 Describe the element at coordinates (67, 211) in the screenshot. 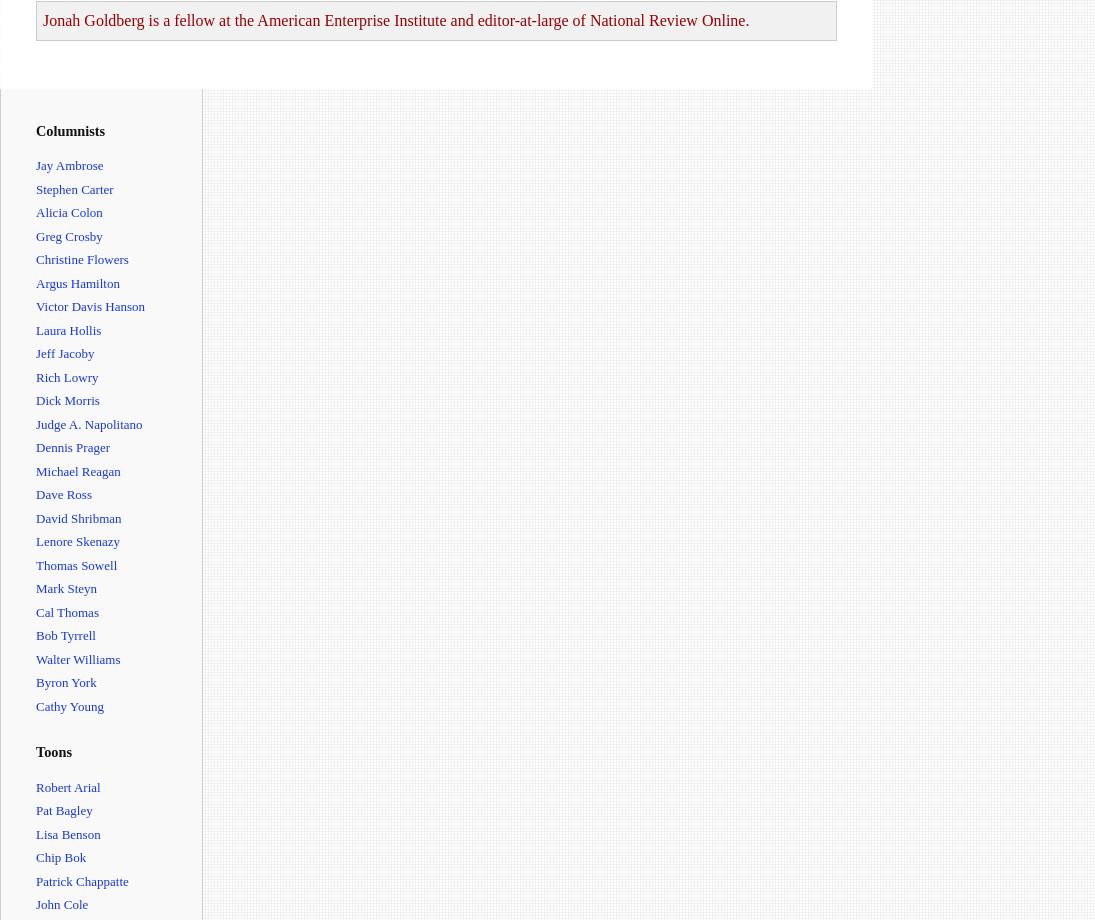

I see `'Alicia Colon'` at that location.